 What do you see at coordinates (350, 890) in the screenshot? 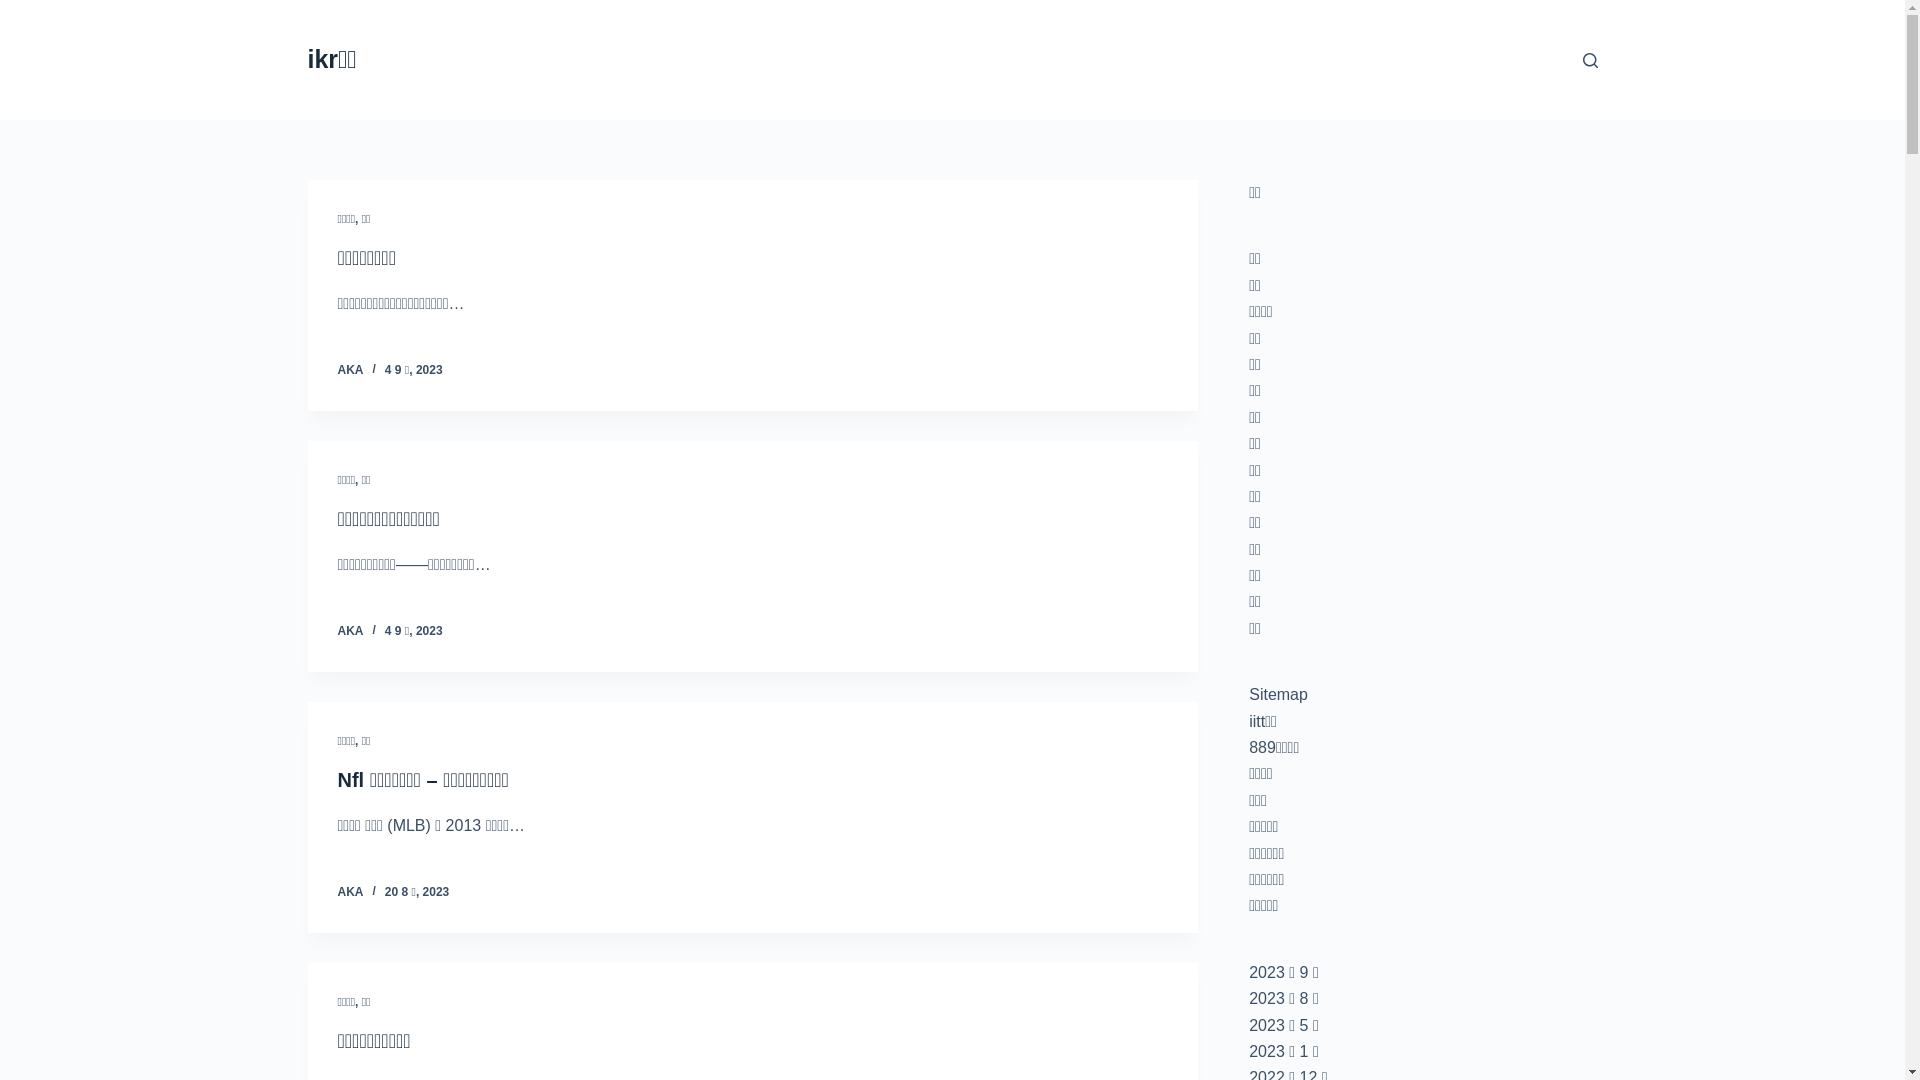
I see `'AKA'` at bounding box center [350, 890].